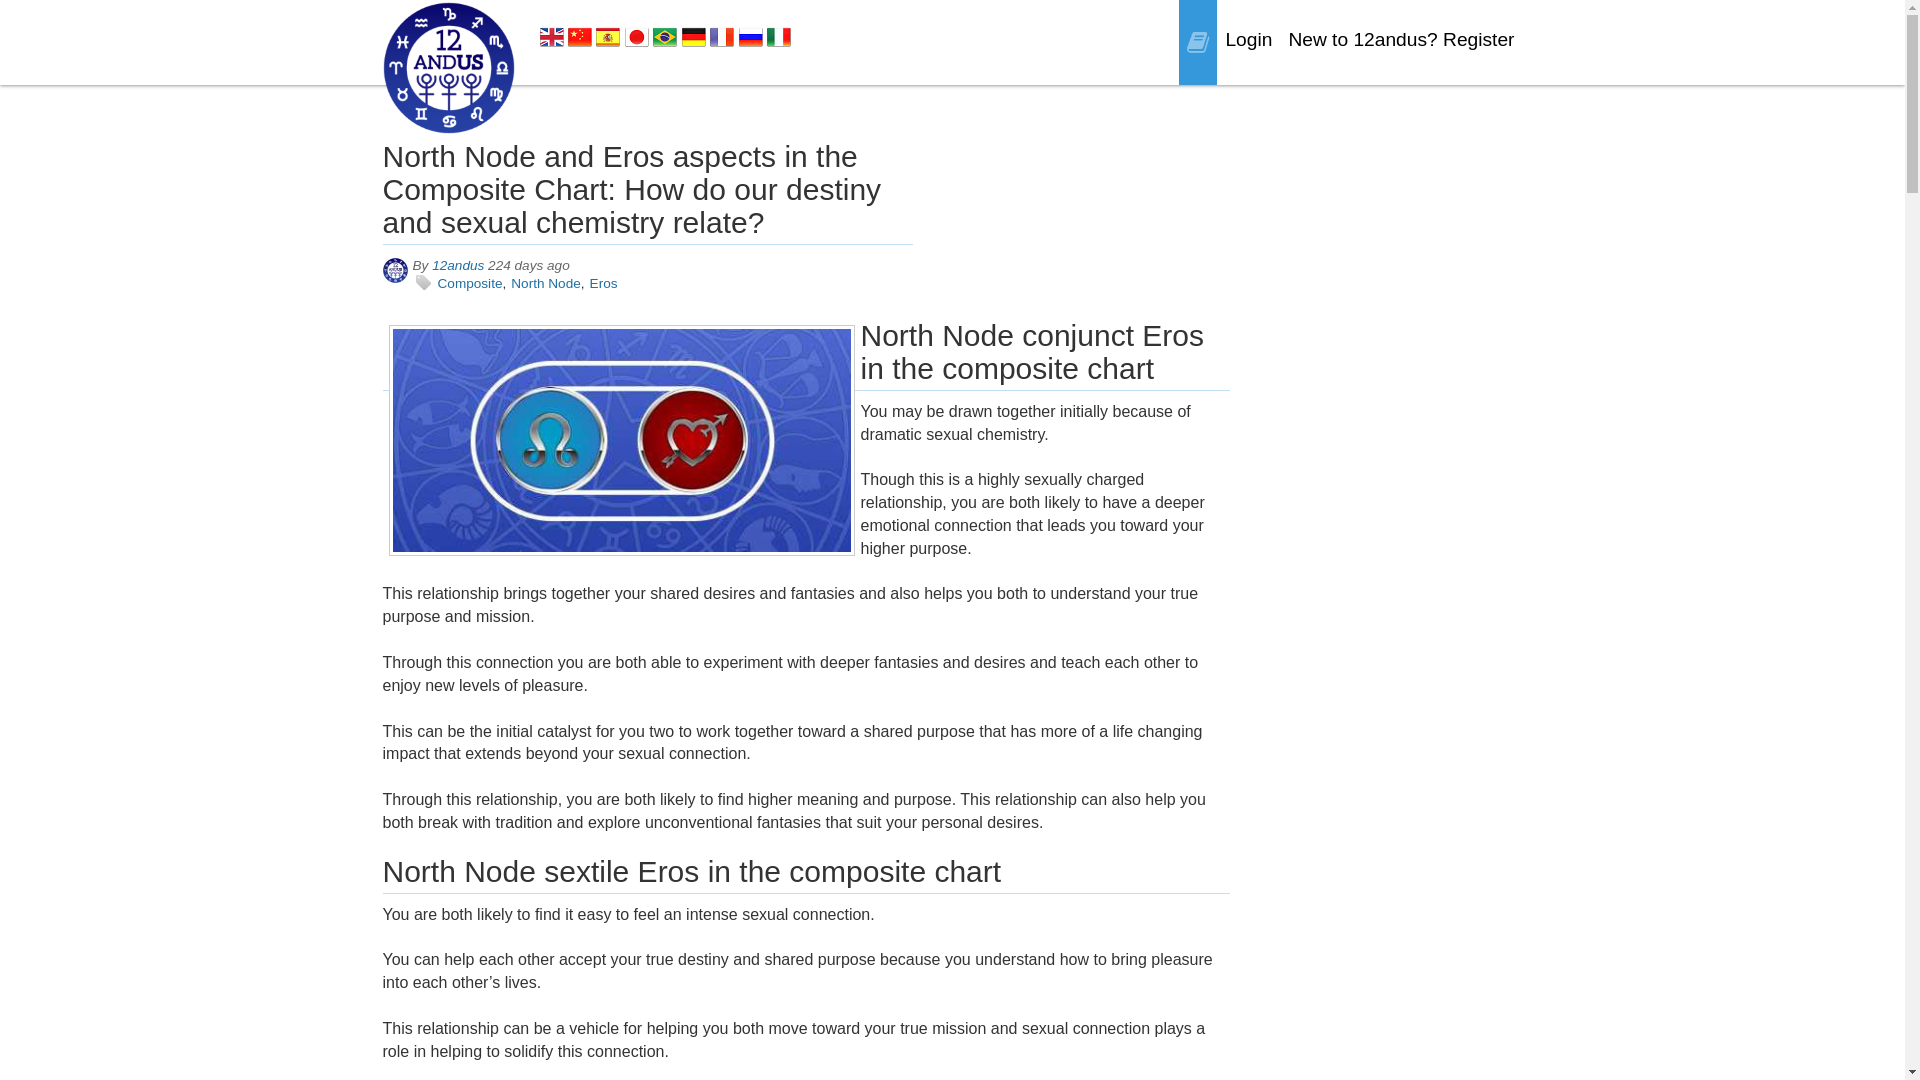 The width and height of the screenshot is (1920, 1080). Describe the element at coordinates (579, 37) in the screenshot. I see `'Chinese'` at that location.